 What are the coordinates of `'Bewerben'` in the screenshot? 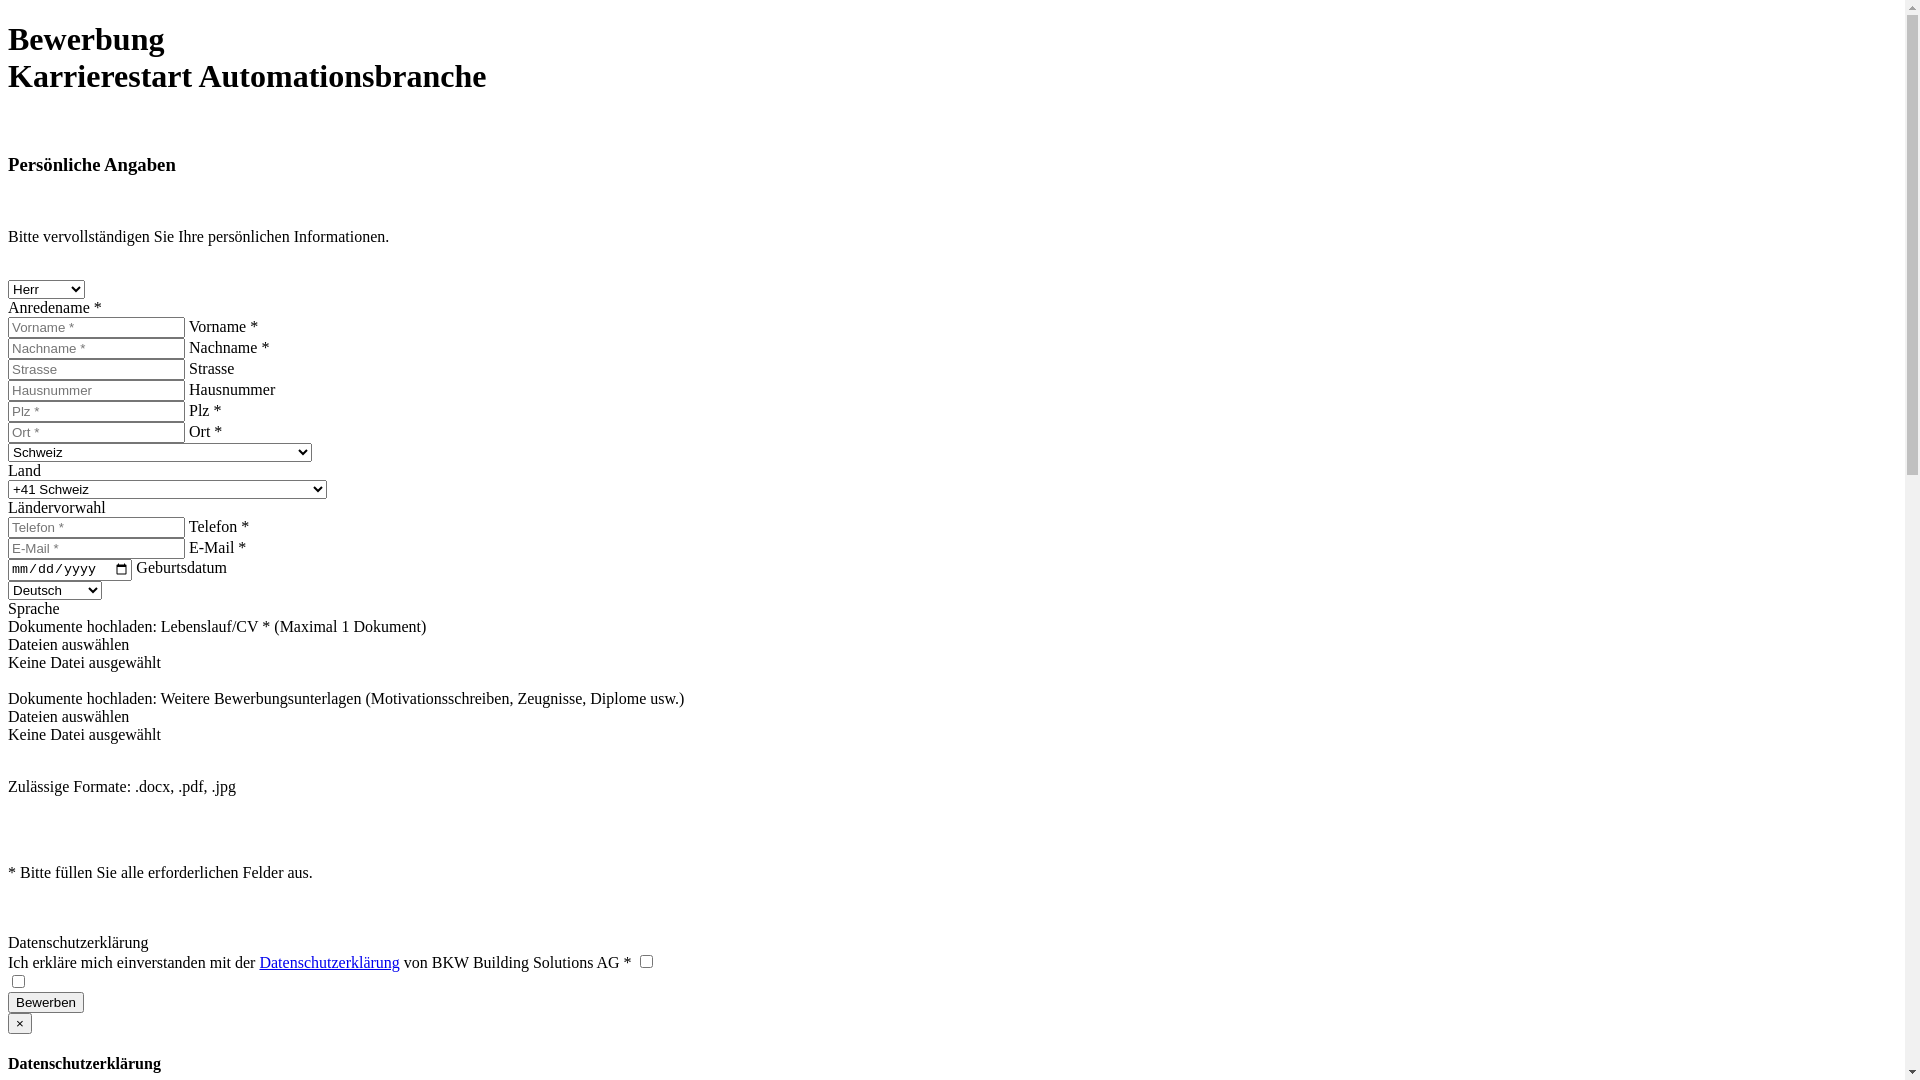 It's located at (46, 1002).